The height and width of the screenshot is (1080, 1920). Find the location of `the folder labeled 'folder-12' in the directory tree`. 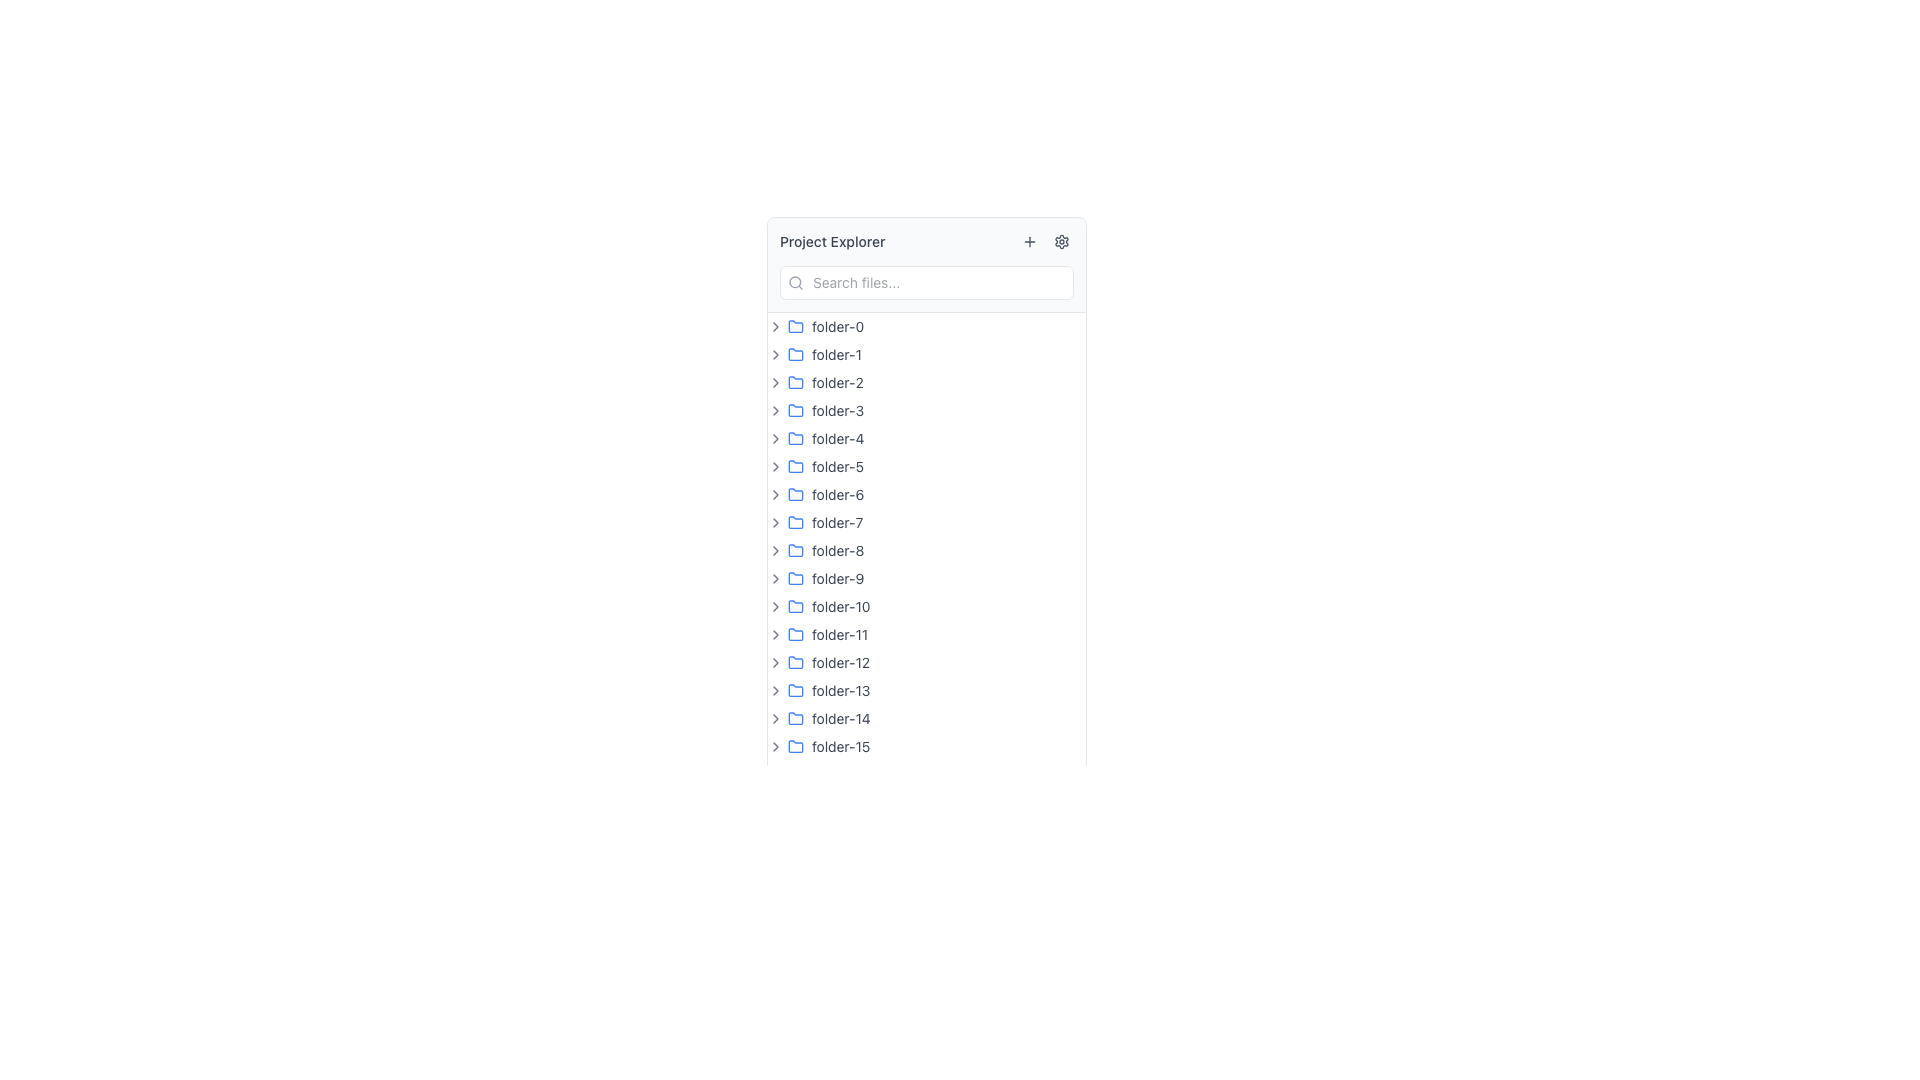

the folder labeled 'folder-12' in the directory tree is located at coordinates (925, 663).